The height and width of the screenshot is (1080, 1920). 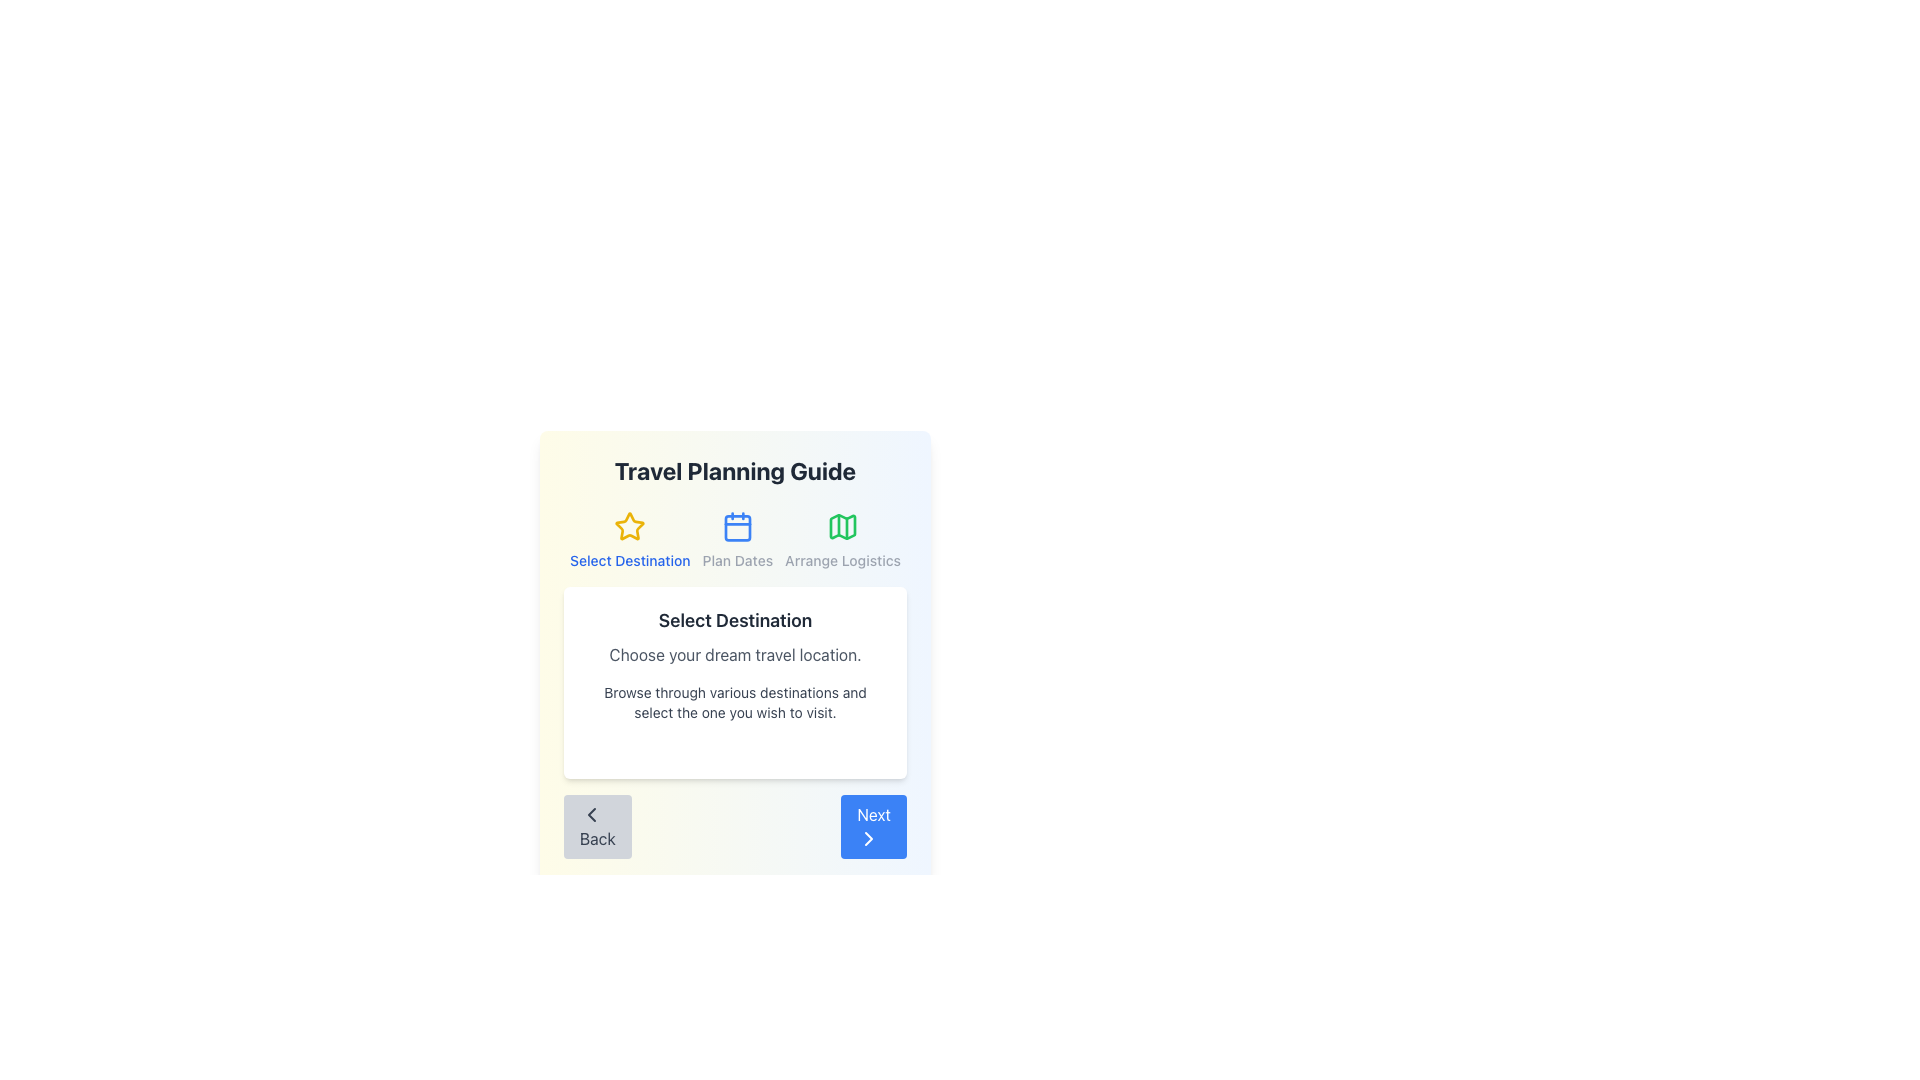 What do you see at coordinates (843, 560) in the screenshot?
I see `the text label that describes the purpose of the icon above it, which provides a hint about planning logistics for a trip, located centrally below a map icon in the 'Travel Planning Guide' card` at bounding box center [843, 560].